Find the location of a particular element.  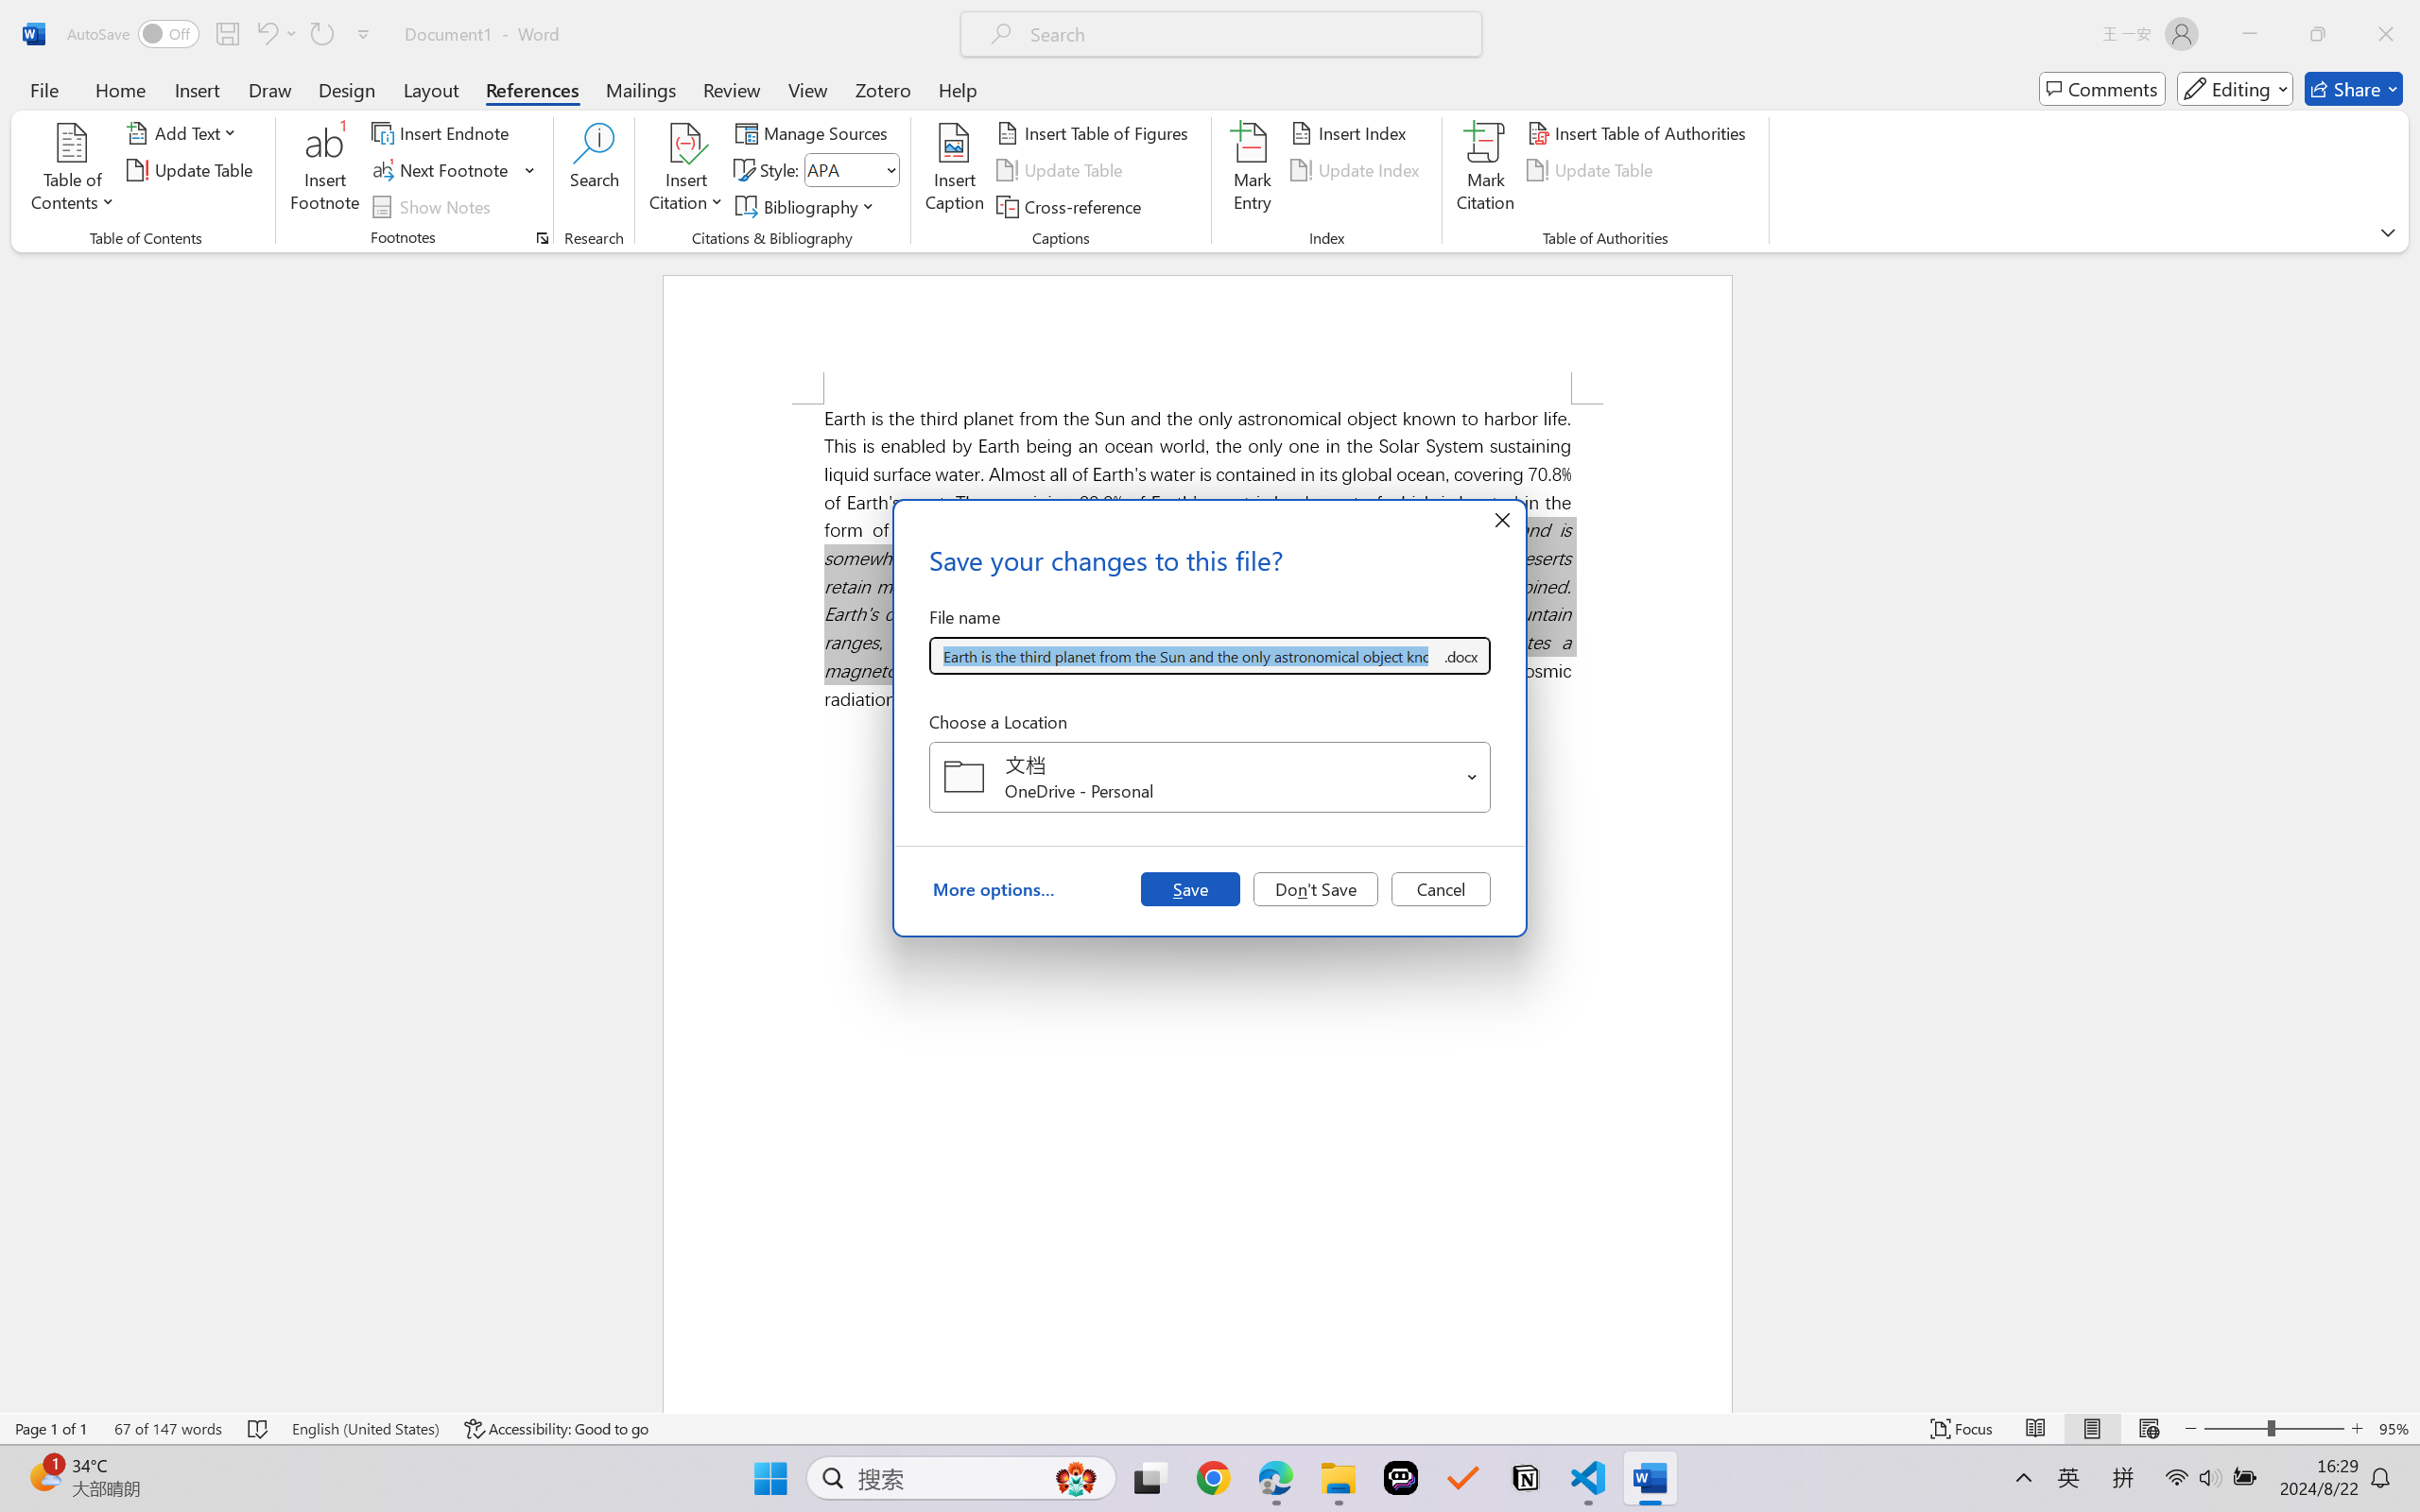

'Insert Caption...' is located at coordinates (954, 170).